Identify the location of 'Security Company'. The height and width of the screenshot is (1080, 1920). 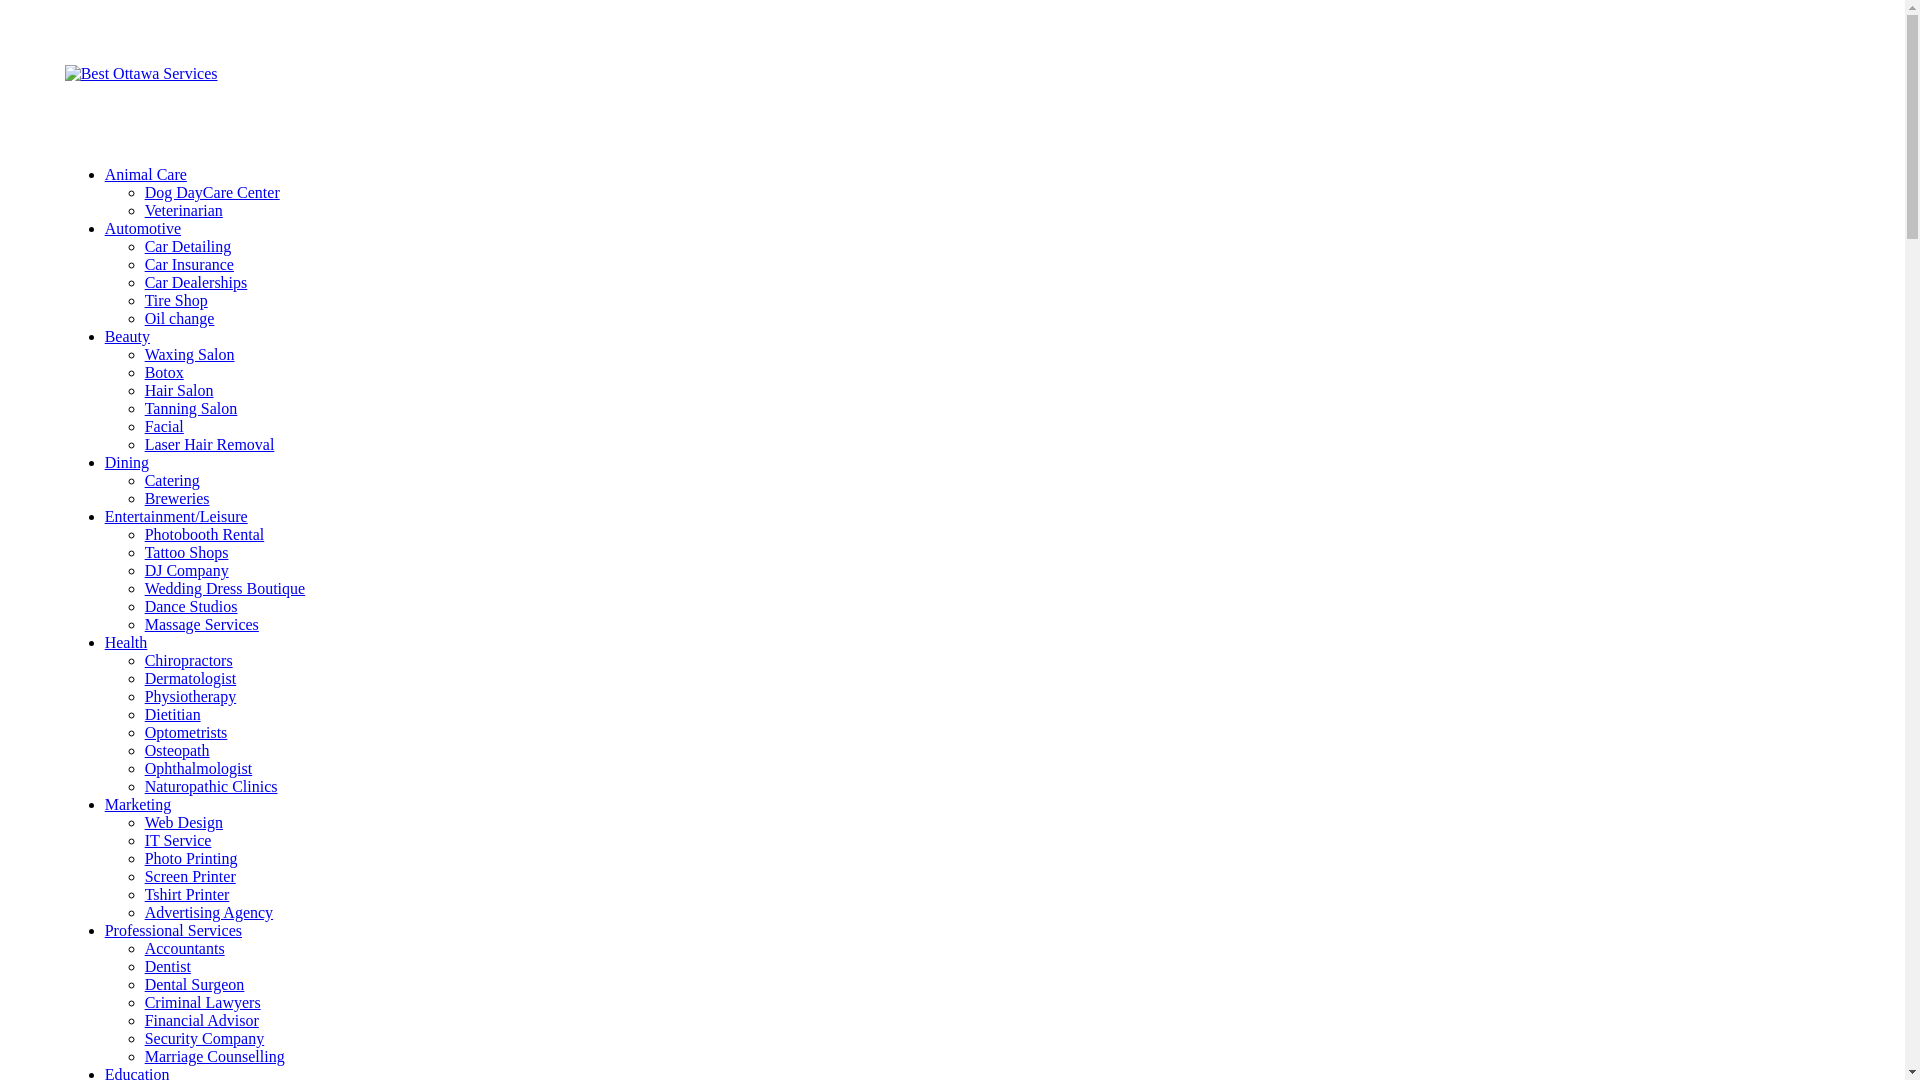
(205, 1037).